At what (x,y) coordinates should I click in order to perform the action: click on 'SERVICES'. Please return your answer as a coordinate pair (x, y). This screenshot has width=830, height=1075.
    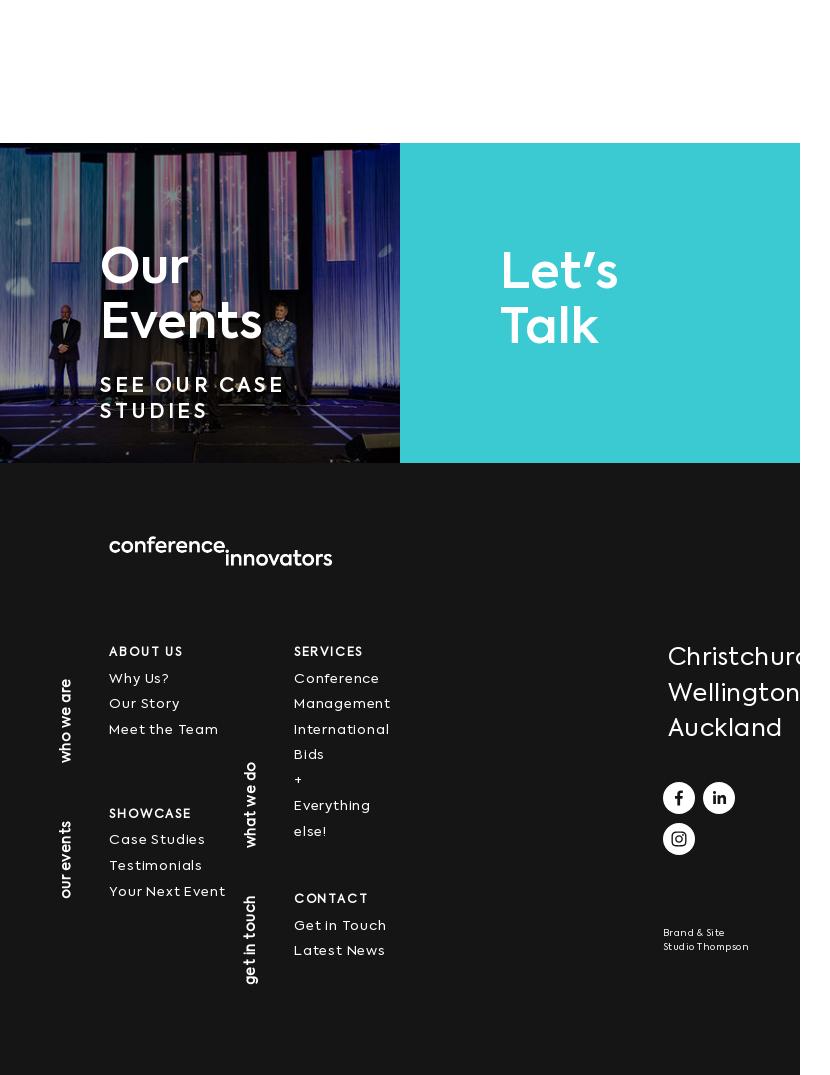
    Looking at the image, I should click on (327, 651).